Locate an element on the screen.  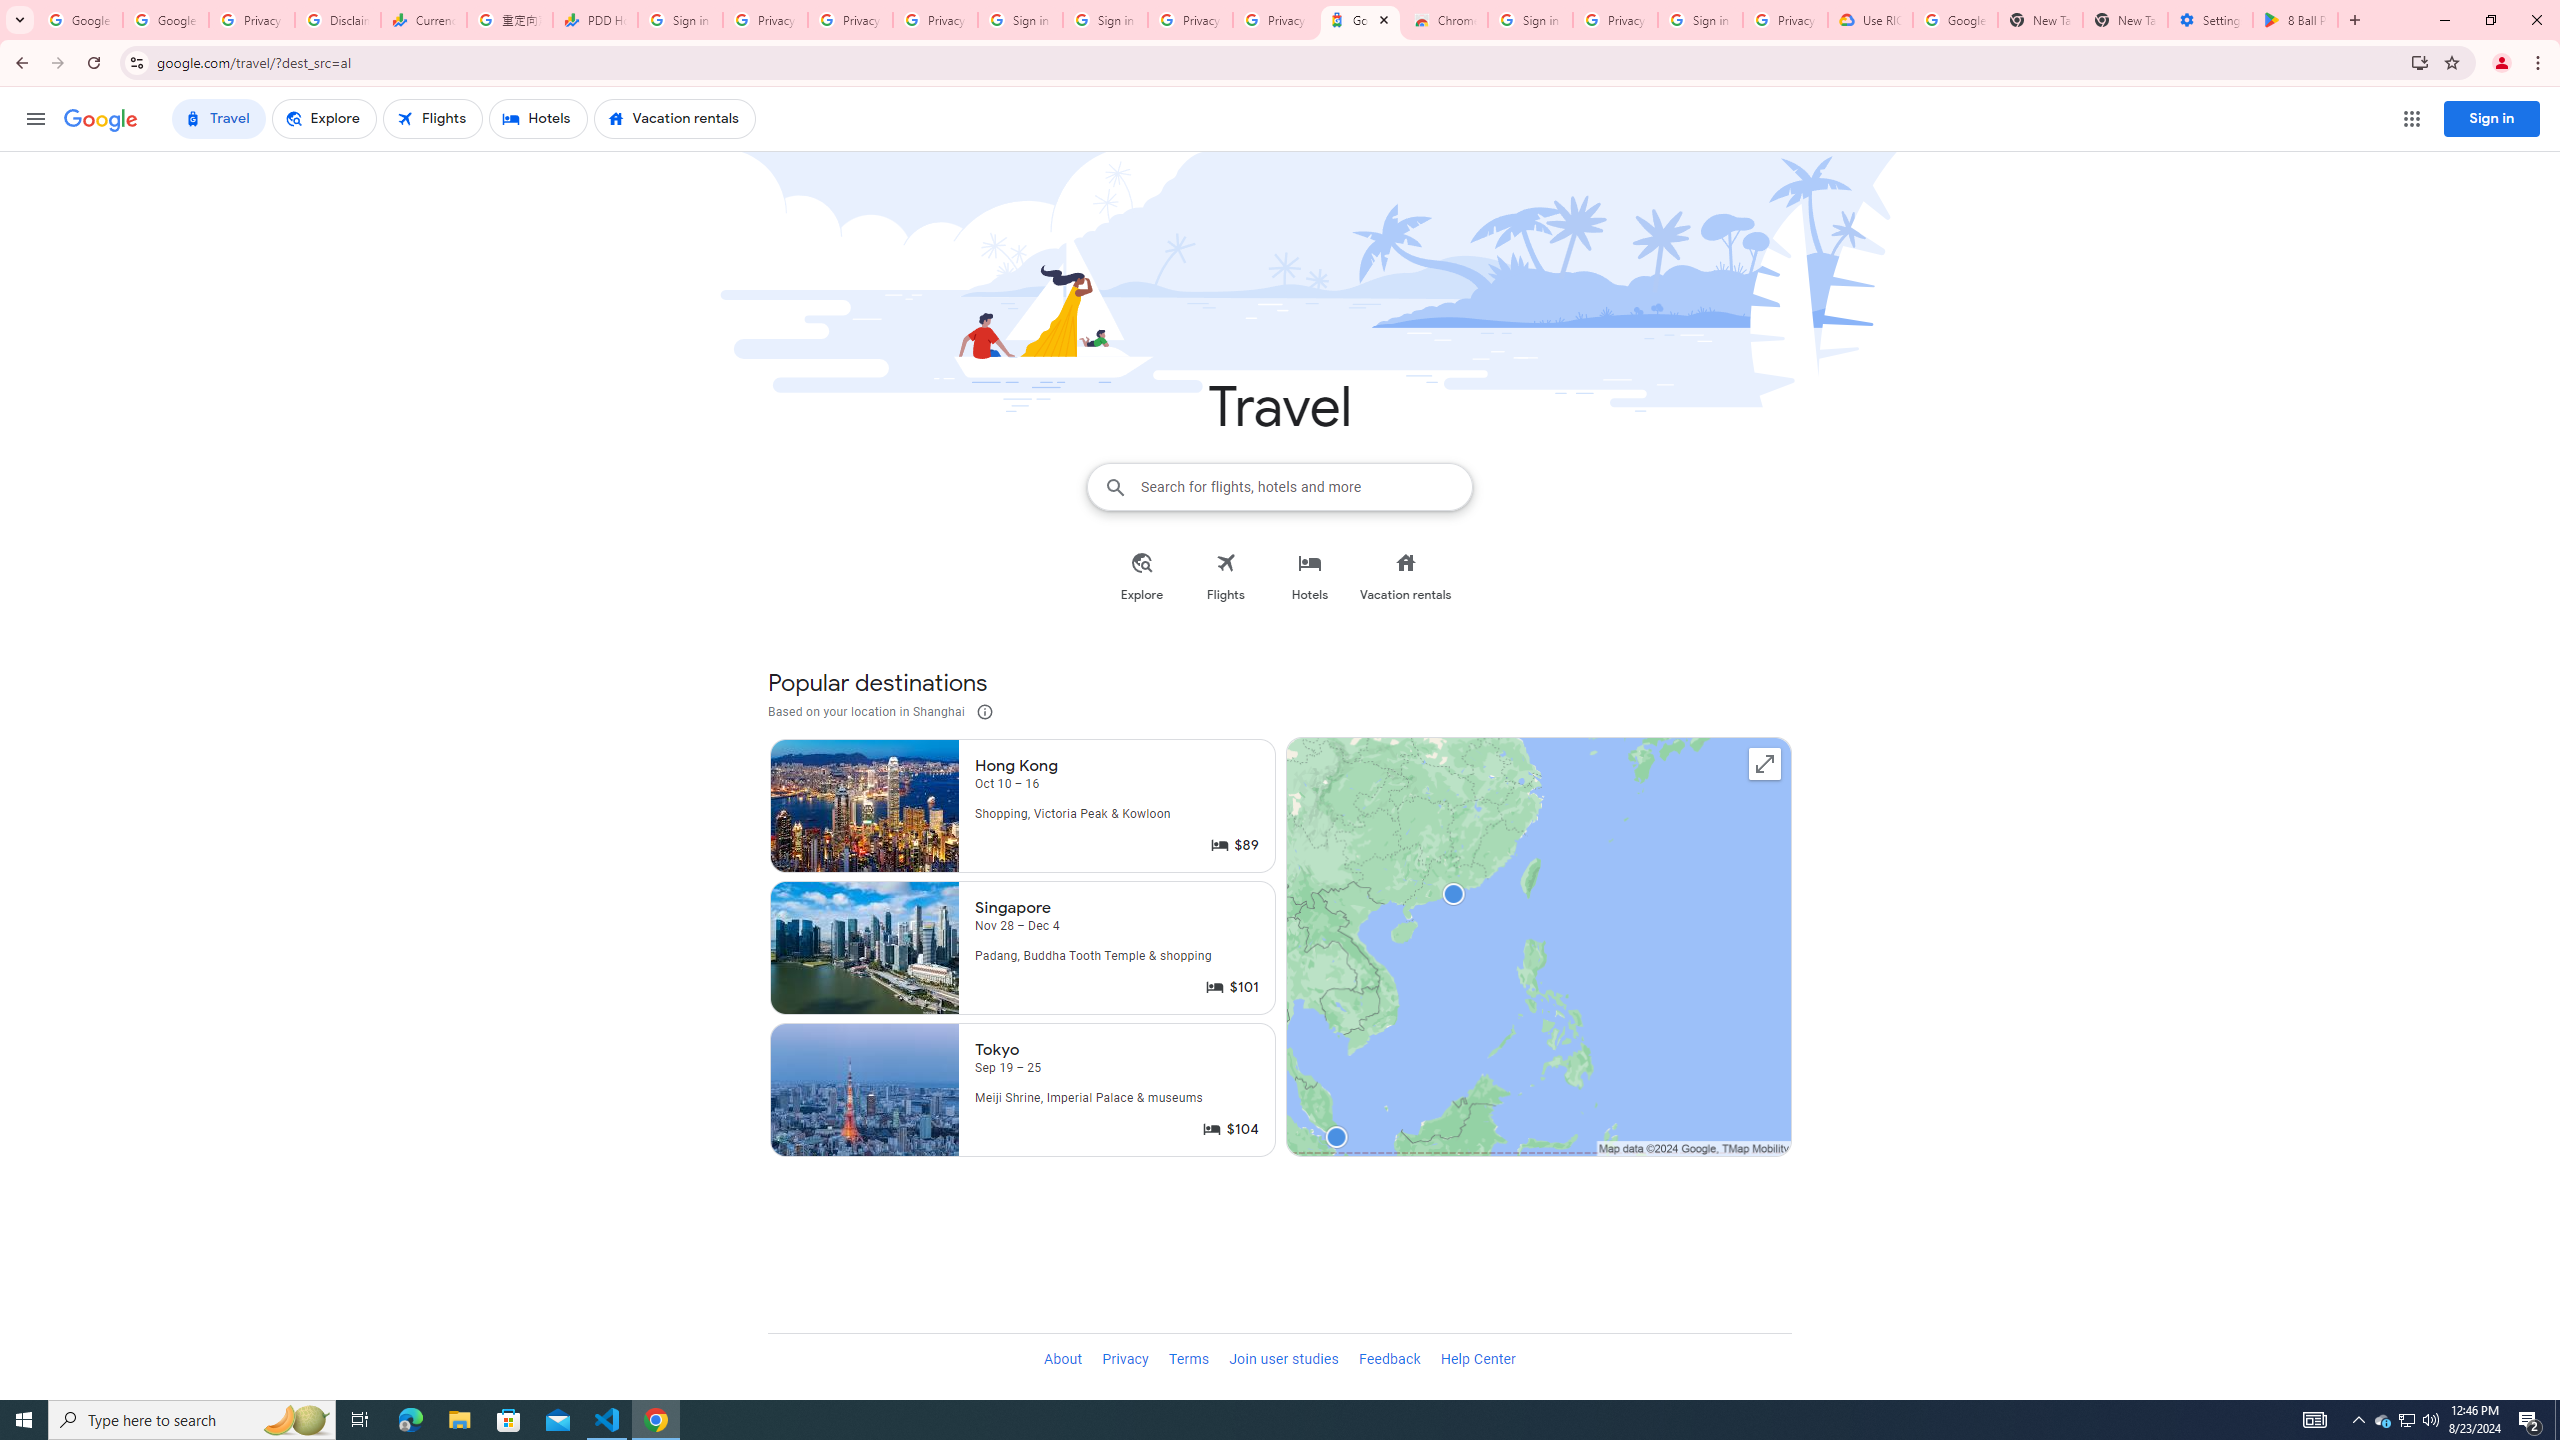
'Travel' is located at coordinates (217, 118).